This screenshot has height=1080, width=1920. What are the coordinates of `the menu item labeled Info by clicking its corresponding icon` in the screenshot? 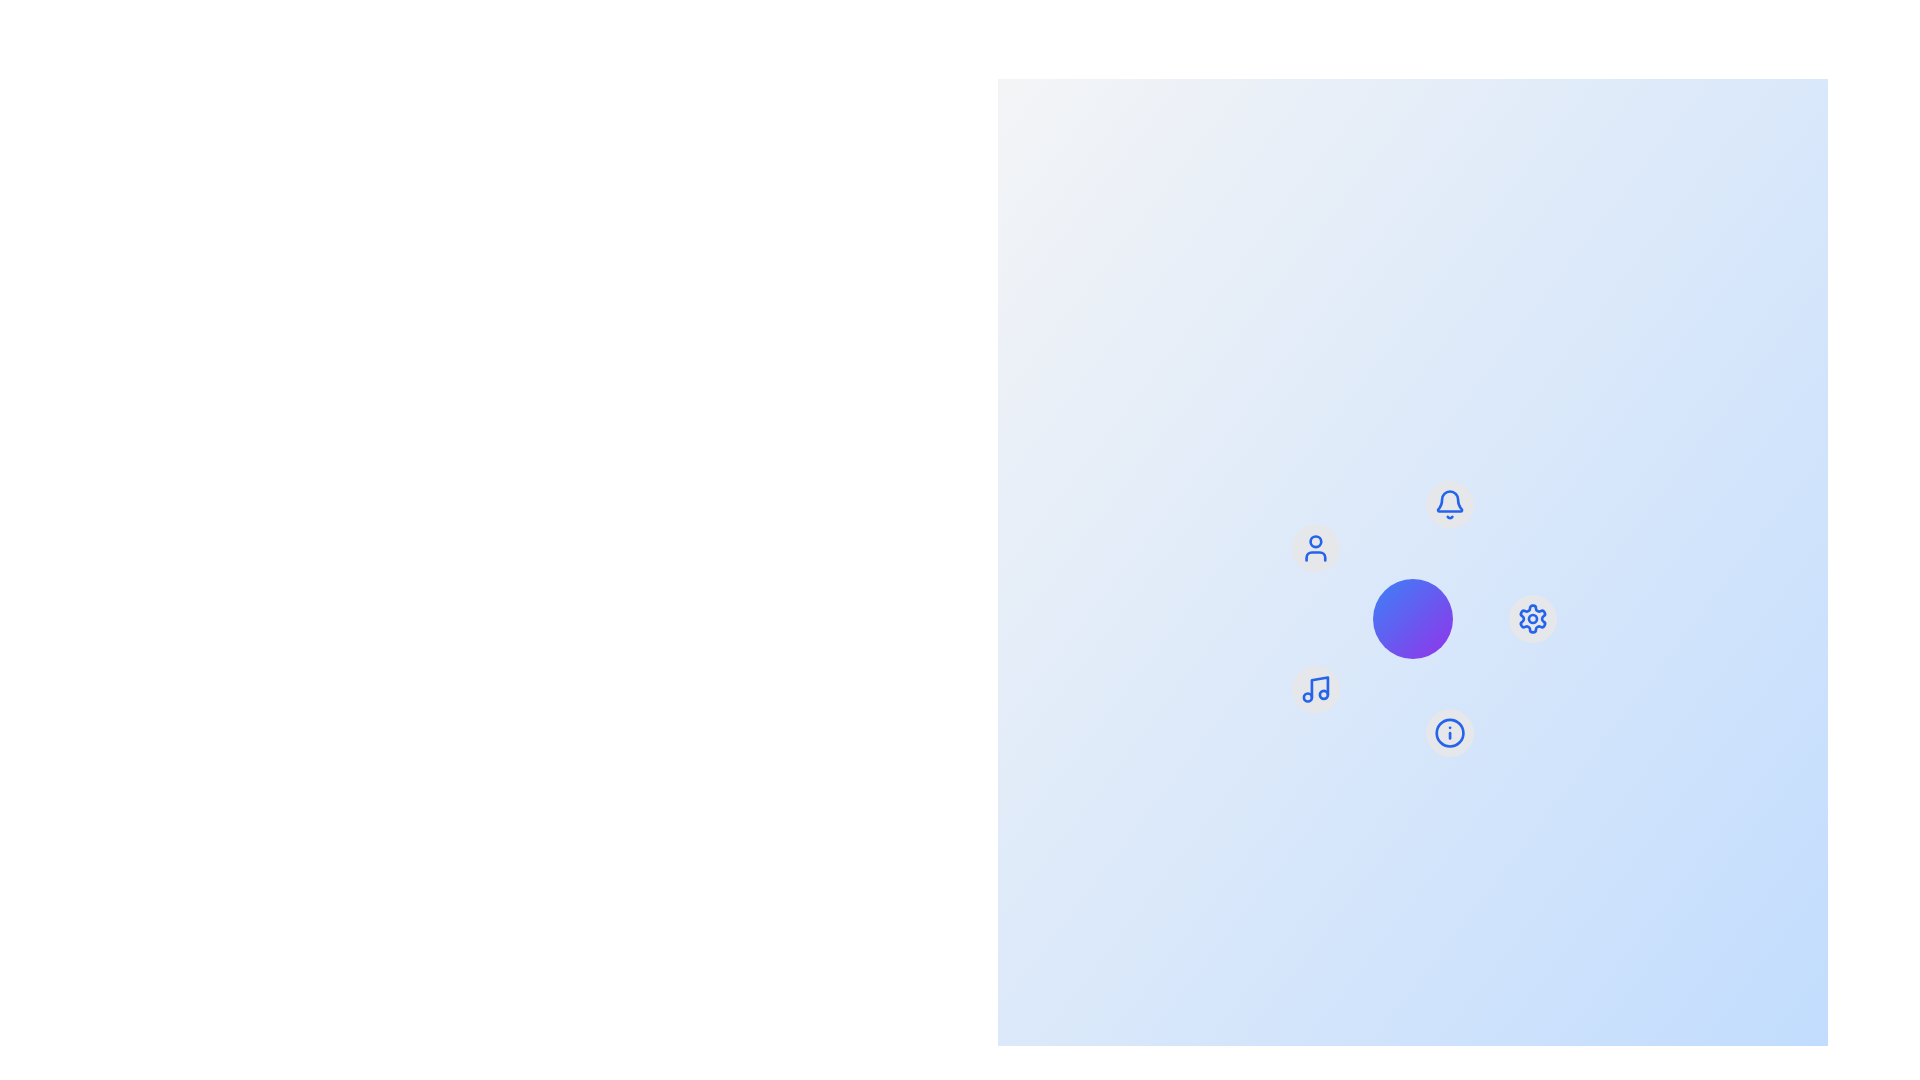 It's located at (1449, 732).